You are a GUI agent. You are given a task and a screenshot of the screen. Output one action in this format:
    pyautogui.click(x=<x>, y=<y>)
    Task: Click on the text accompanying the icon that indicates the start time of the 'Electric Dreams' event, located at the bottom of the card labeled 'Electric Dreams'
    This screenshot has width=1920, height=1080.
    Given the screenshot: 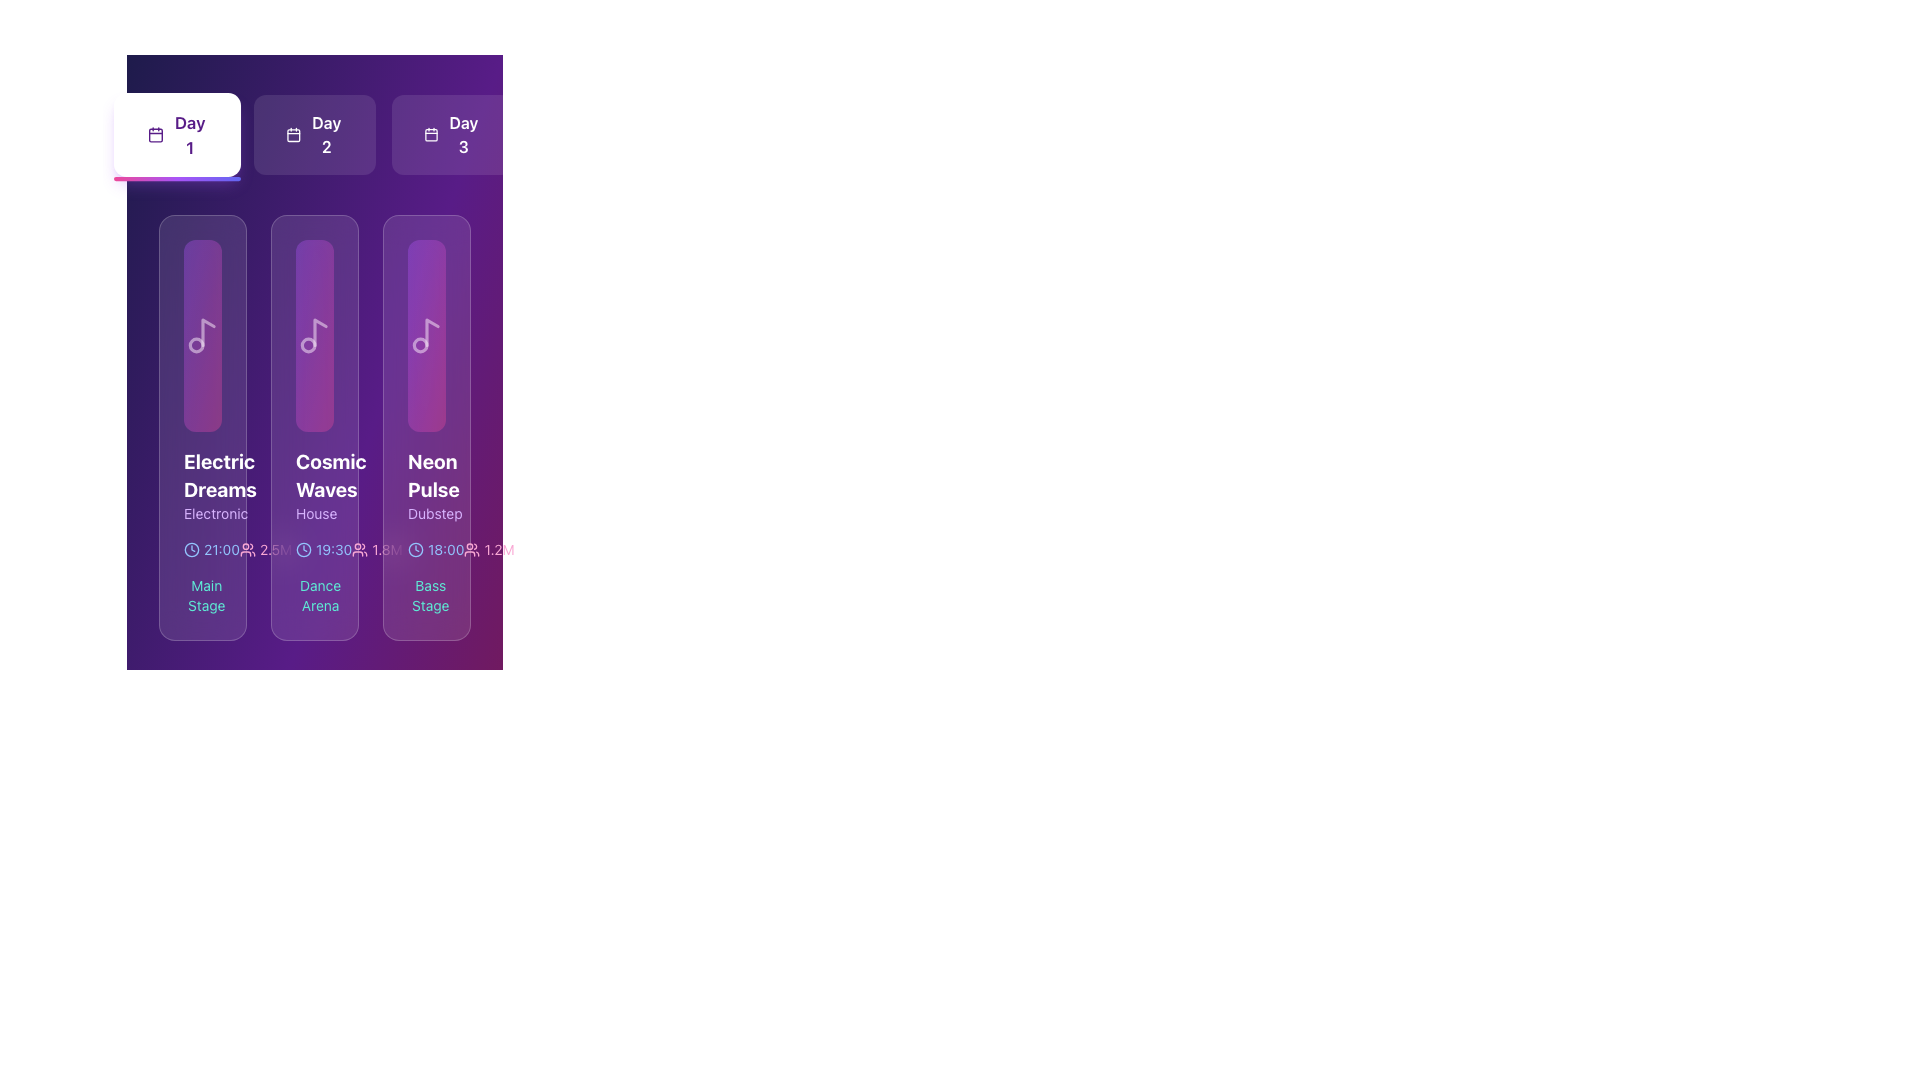 What is the action you would take?
    pyautogui.click(x=202, y=550)
    